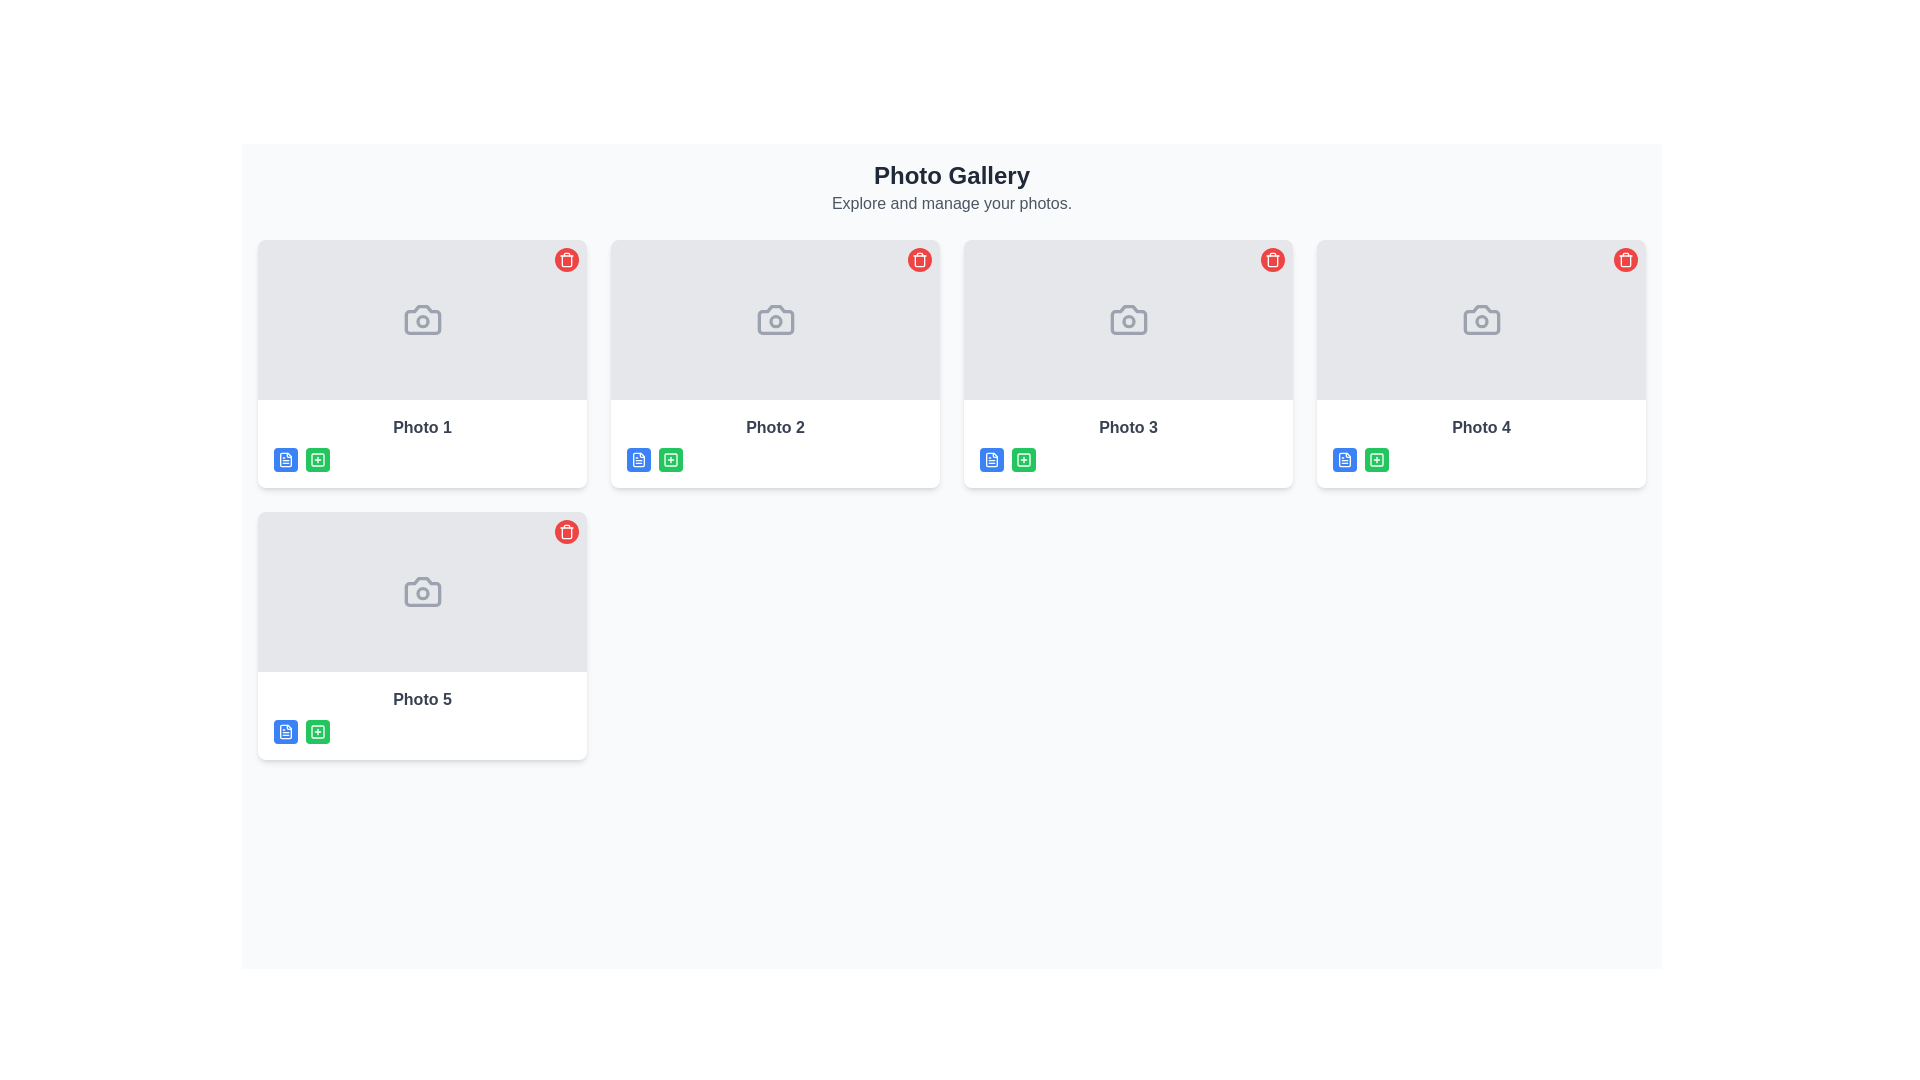 The height and width of the screenshot is (1080, 1920). What do you see at coordinates (774, 319) in the screenshot?
I see `the camera icon located on the gray card labeled 'Photo 2' in the photo gallery grid` at bounding box center [774, 319].